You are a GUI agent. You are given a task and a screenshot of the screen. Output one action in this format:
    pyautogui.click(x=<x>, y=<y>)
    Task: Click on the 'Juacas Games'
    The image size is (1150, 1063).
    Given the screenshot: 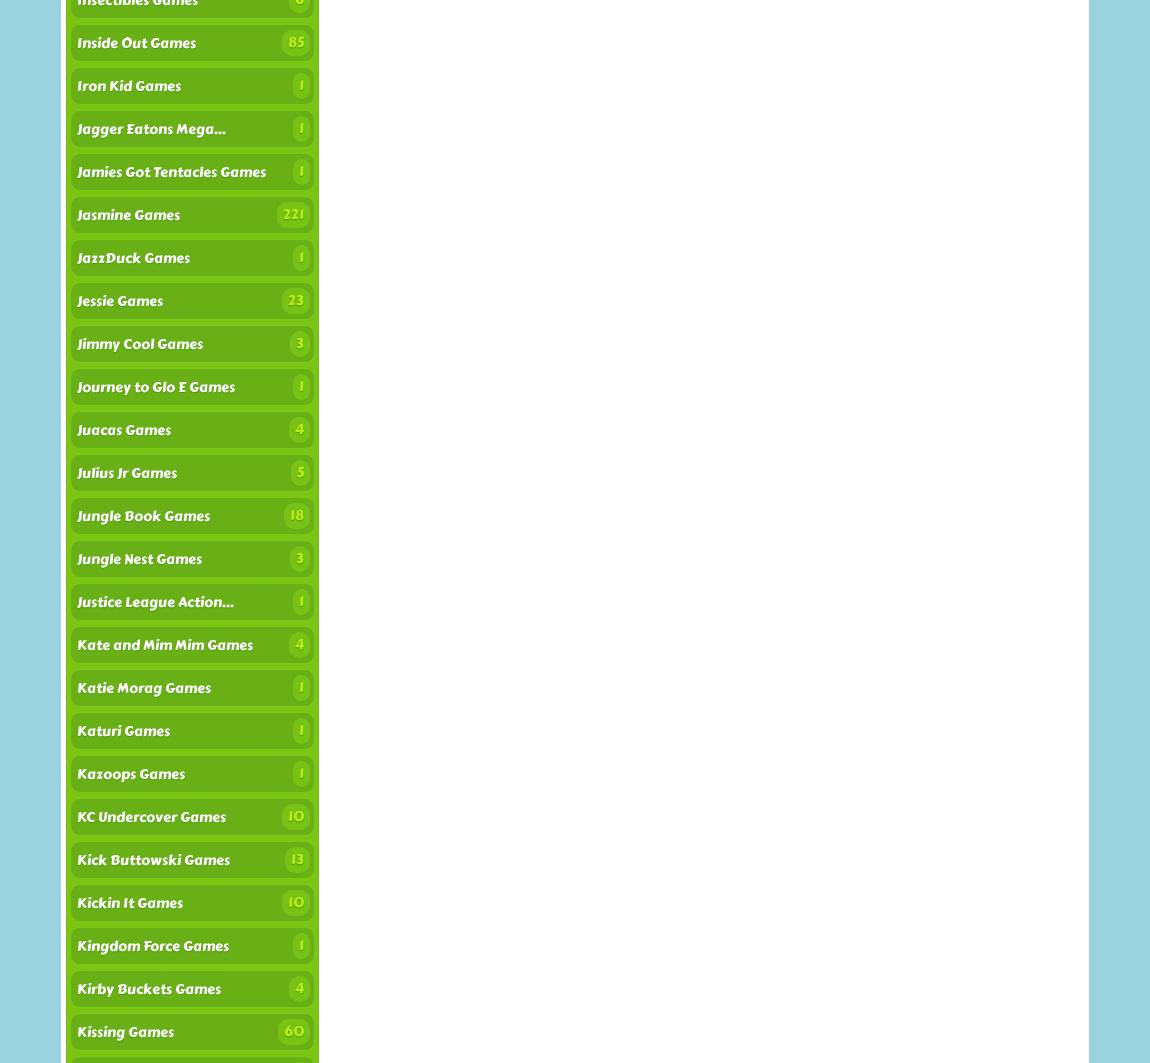 What is the action you would take?
    pyautogui.click(x=122, y=430)
    